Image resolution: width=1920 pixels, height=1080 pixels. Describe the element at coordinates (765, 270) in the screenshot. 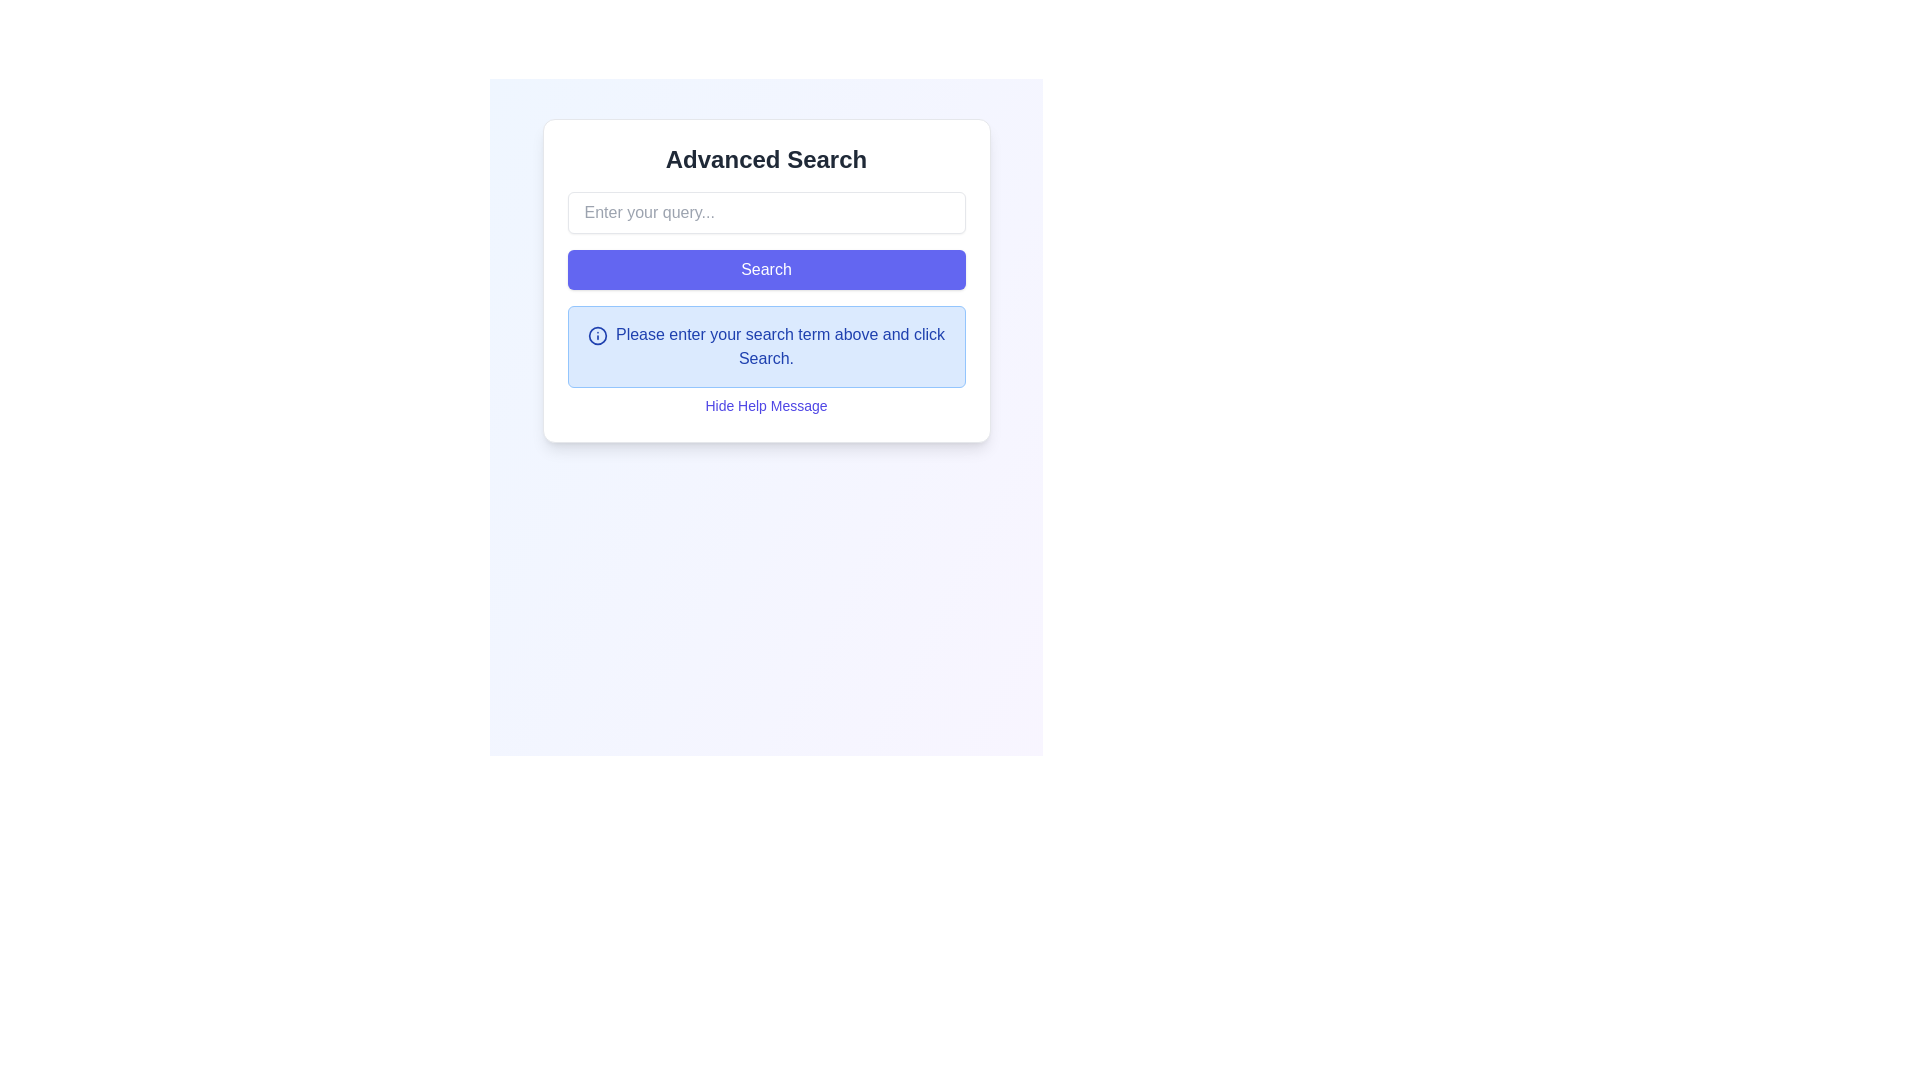

I see `the 'Search' button, which is a rectangular button with rounded corners and a full blue background, containing centered white text` at that location.